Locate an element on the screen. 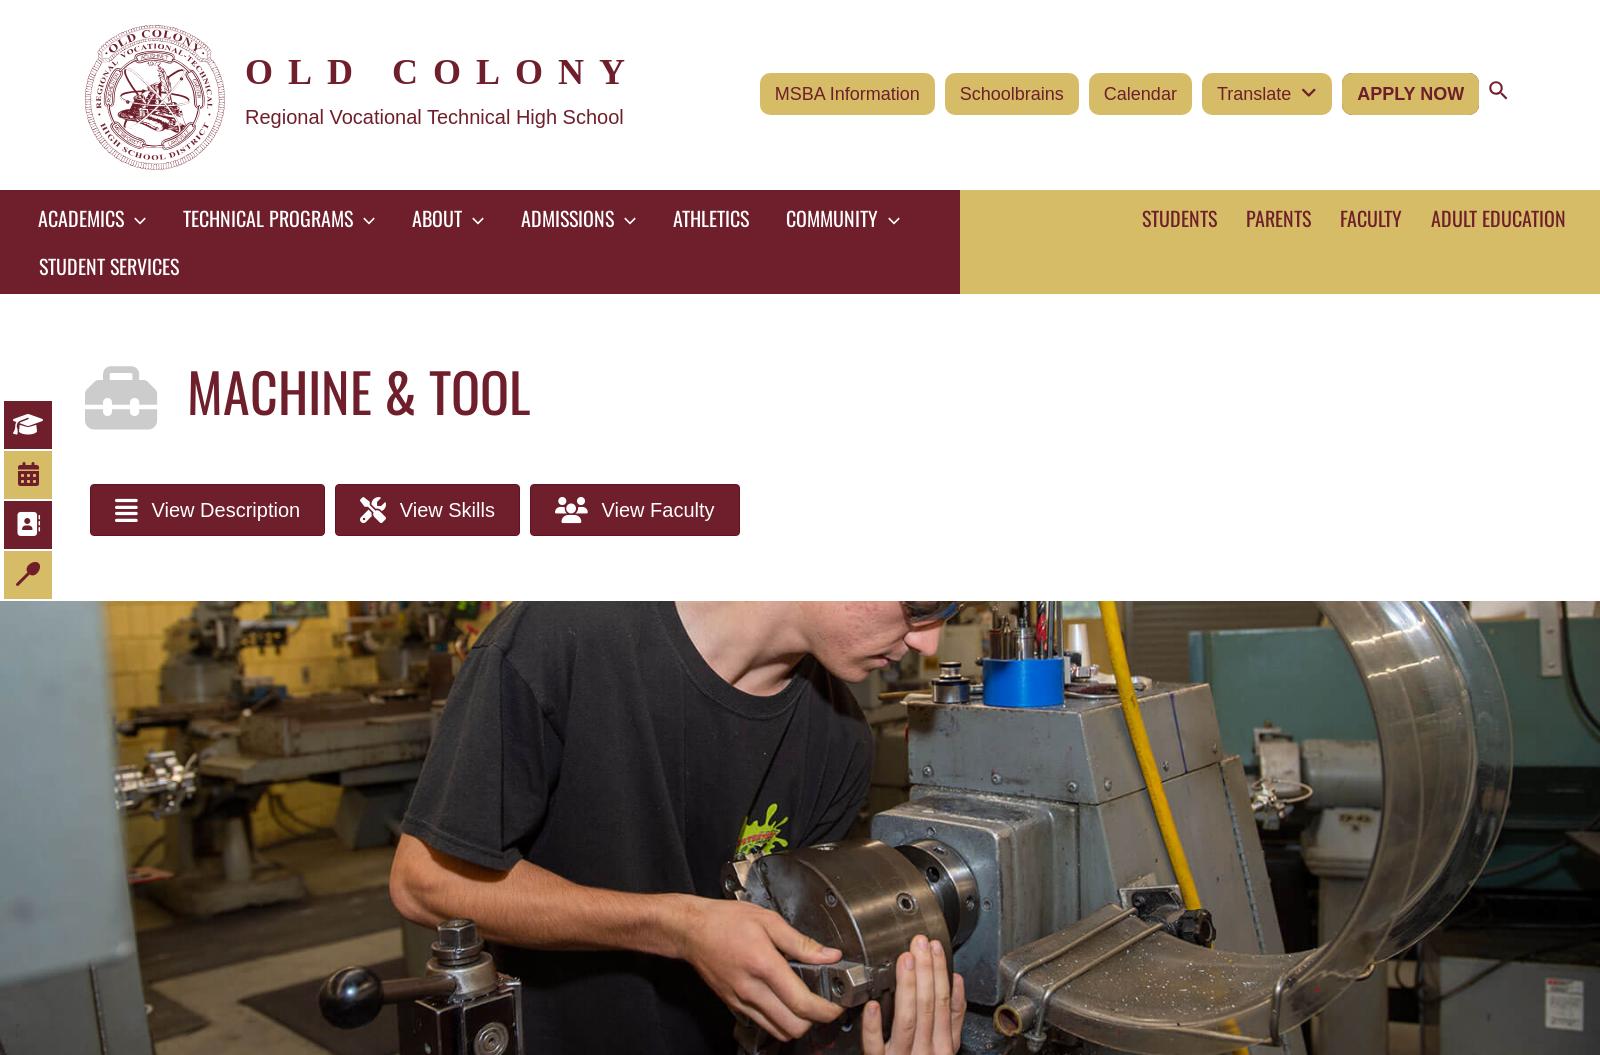 The width and height of the screenshot is (1600, 1055). 'View Description' is located at coordinates (225, 509).